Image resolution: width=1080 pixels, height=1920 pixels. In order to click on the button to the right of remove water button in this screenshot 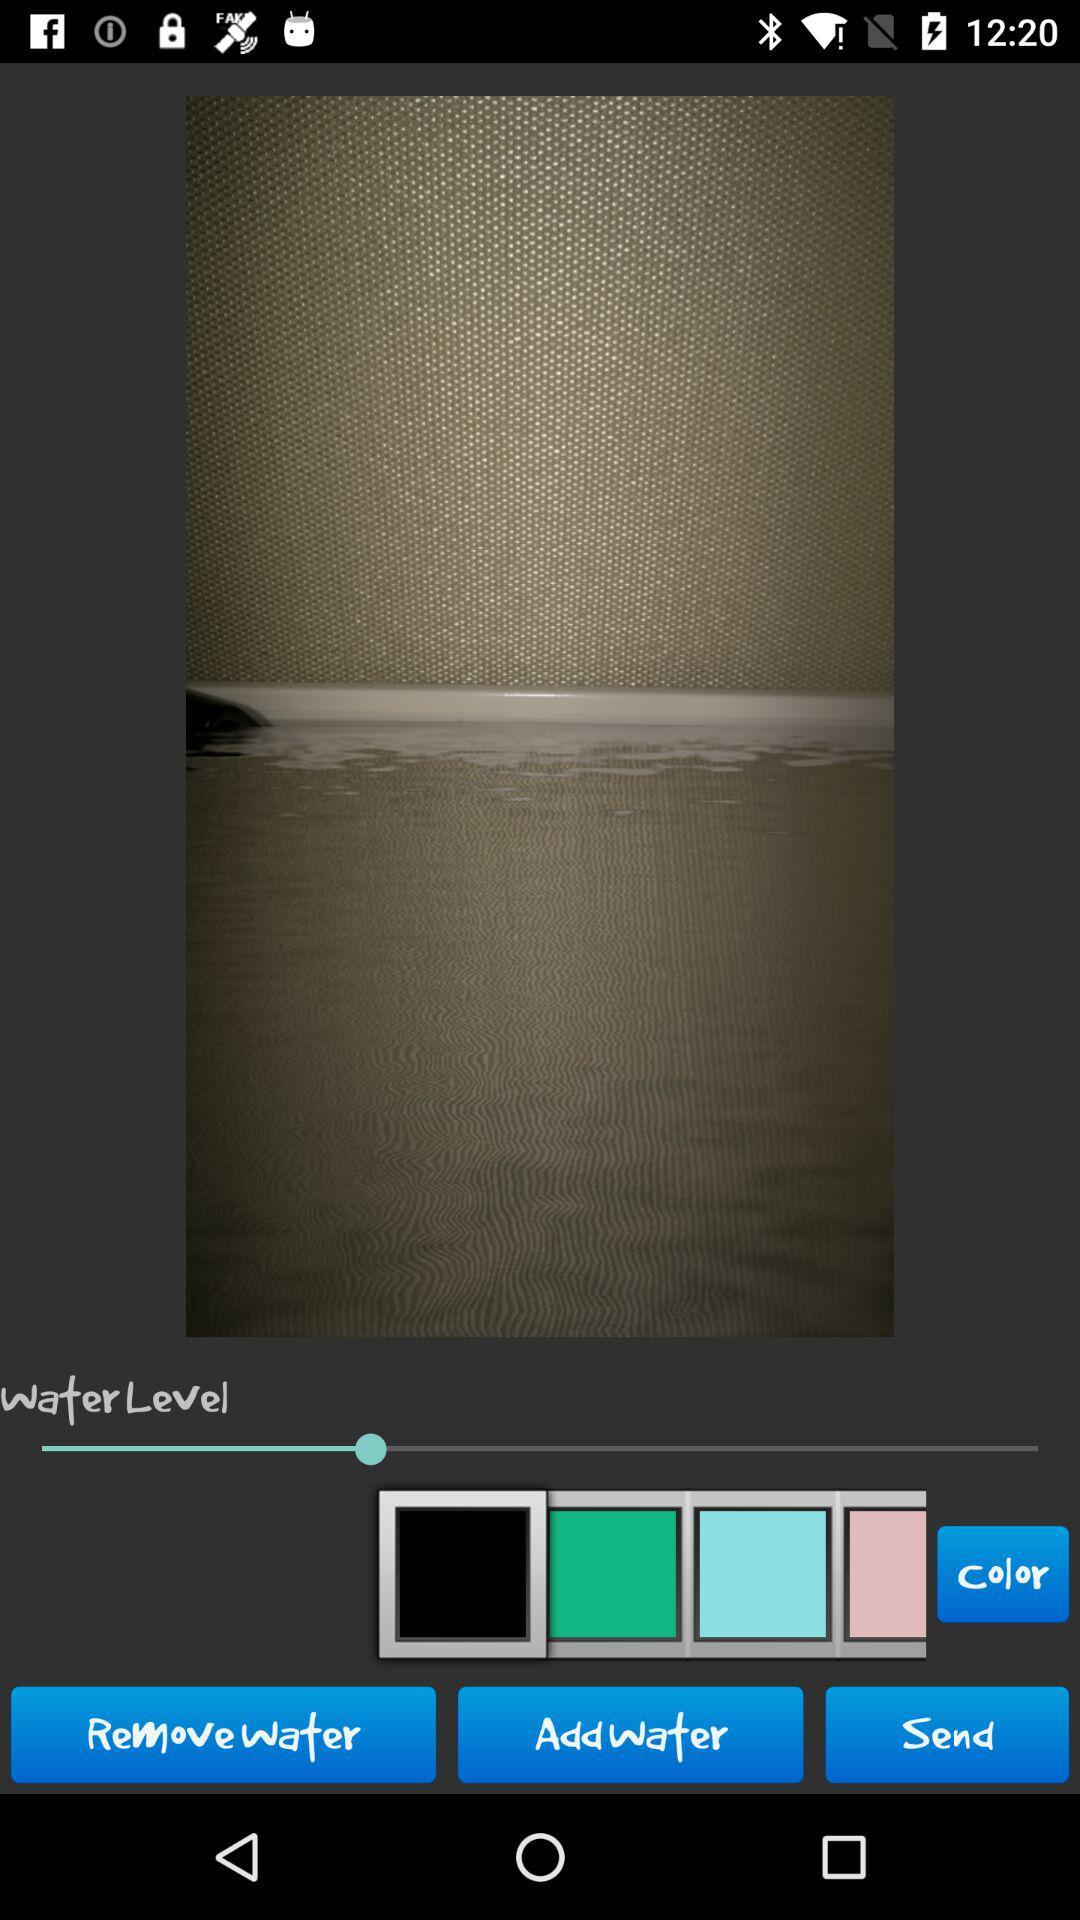, I will do `click(630, 1733)`.